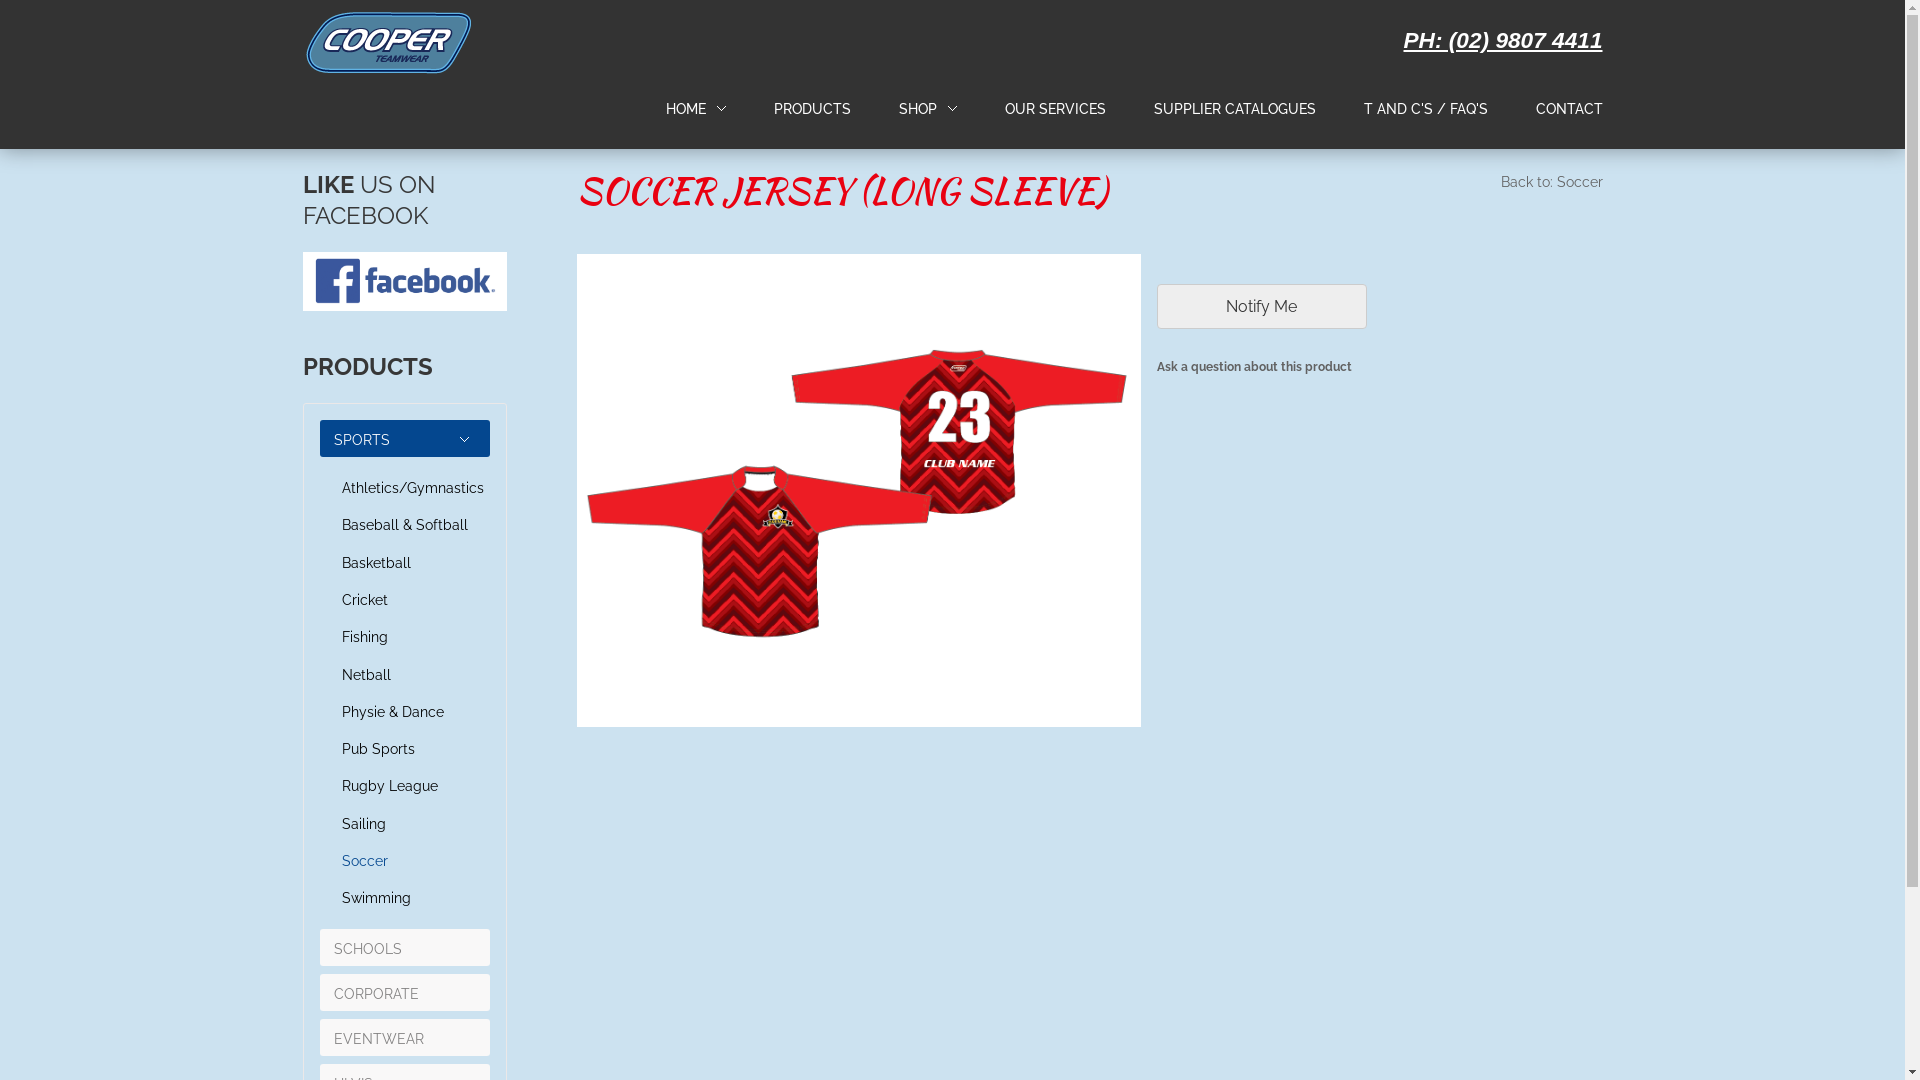 Image resolution: width=1920 pixels, height=1080 pixels. Describe the element at coordinates (1362, 108) in the screenshot. I see `'T AND C'S / FAQ'S'` at that location.